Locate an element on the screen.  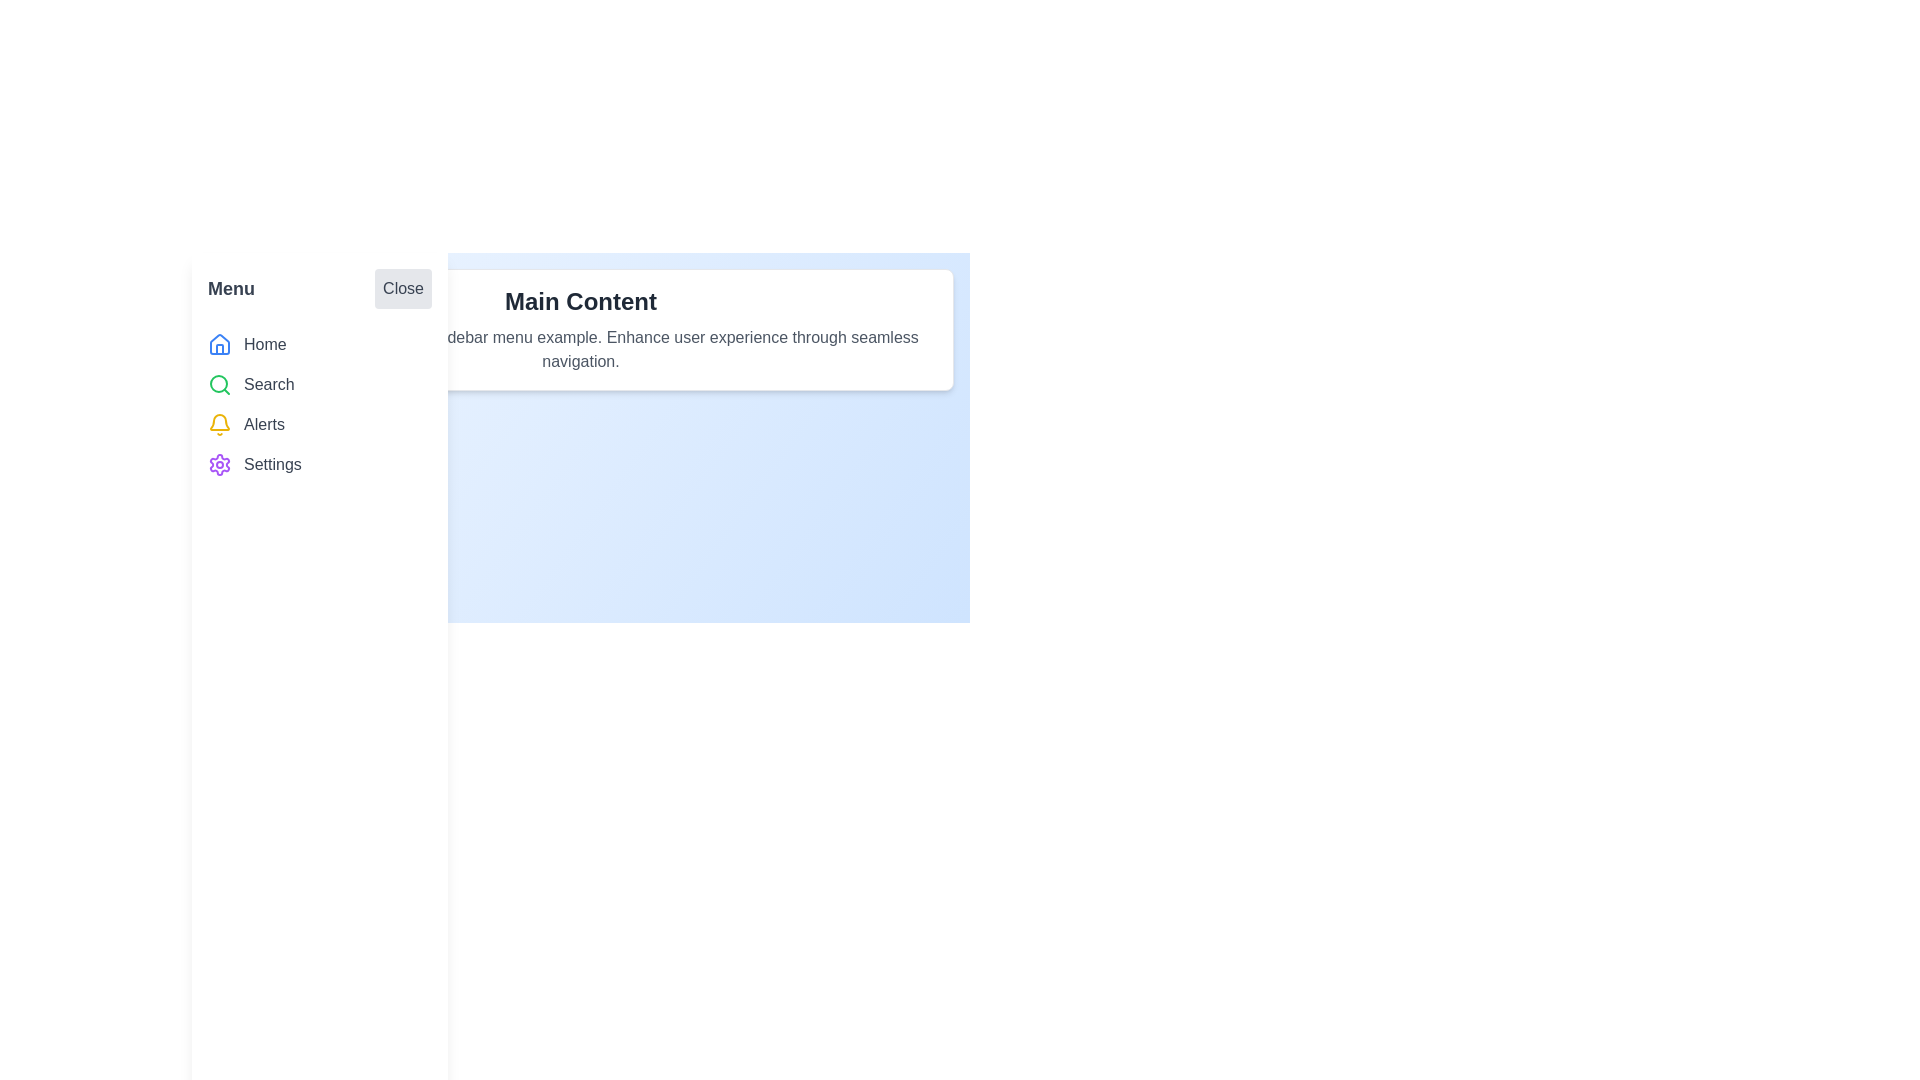
the 'Settings' text label, which is styled in gray sans-serif font and positioned next to a purple gear icon in the vertical menu on the left side of the interface is located at coordinates (271, 465).